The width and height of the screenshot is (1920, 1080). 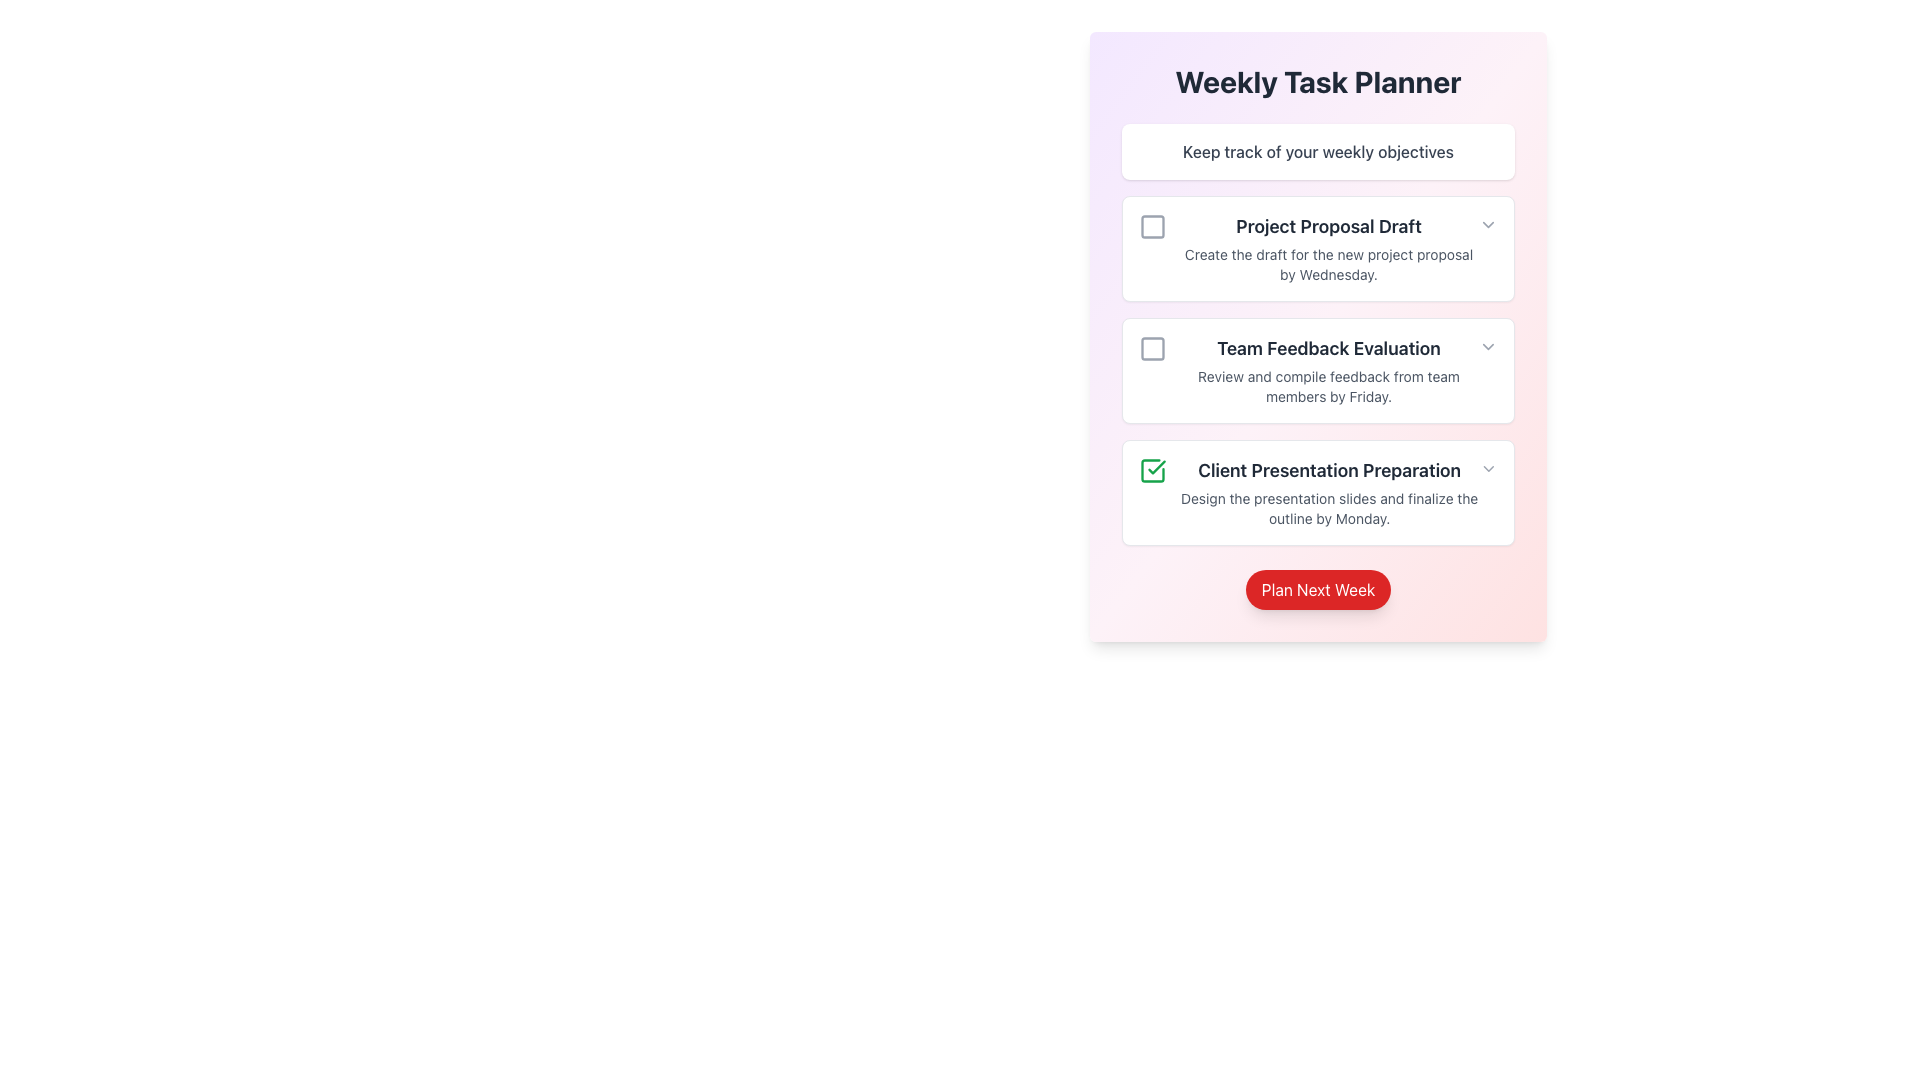 What do you see at coordinates (1329, 508) in the screenshot?
I see `the text element located below the bold title 'Client Presentation Preparation', which contains 'Design the presentation slides and finalize the outline by Monday.'` at bounding box center [1329, 508].